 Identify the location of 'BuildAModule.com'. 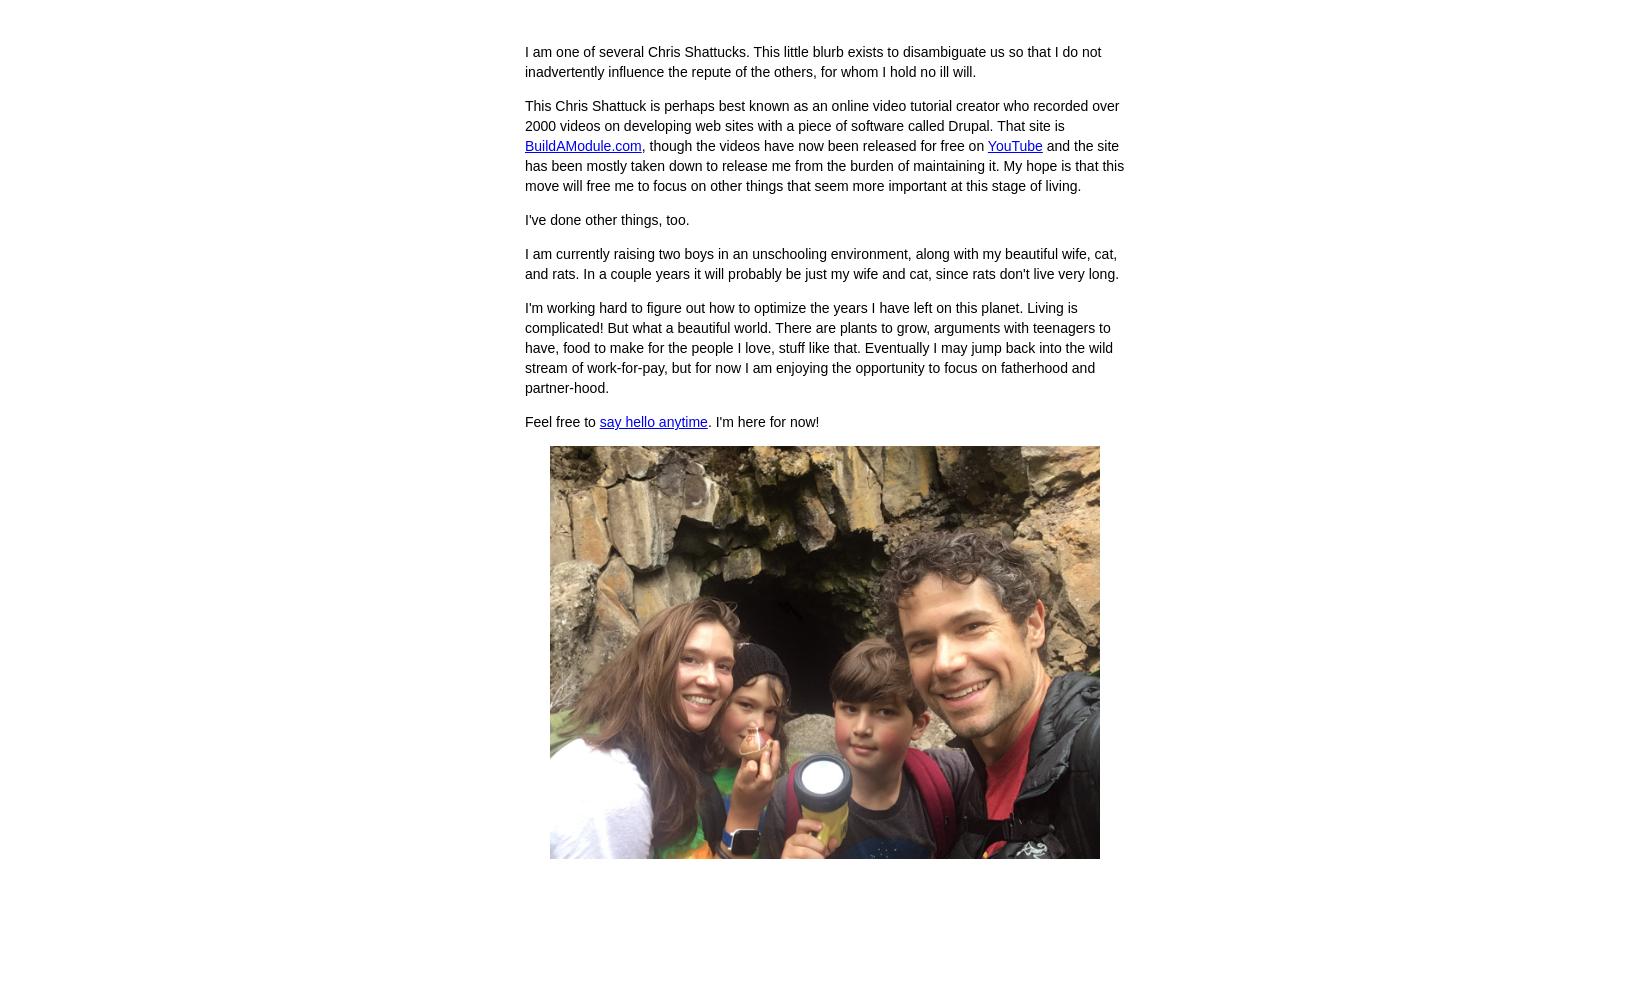
(581, 146).